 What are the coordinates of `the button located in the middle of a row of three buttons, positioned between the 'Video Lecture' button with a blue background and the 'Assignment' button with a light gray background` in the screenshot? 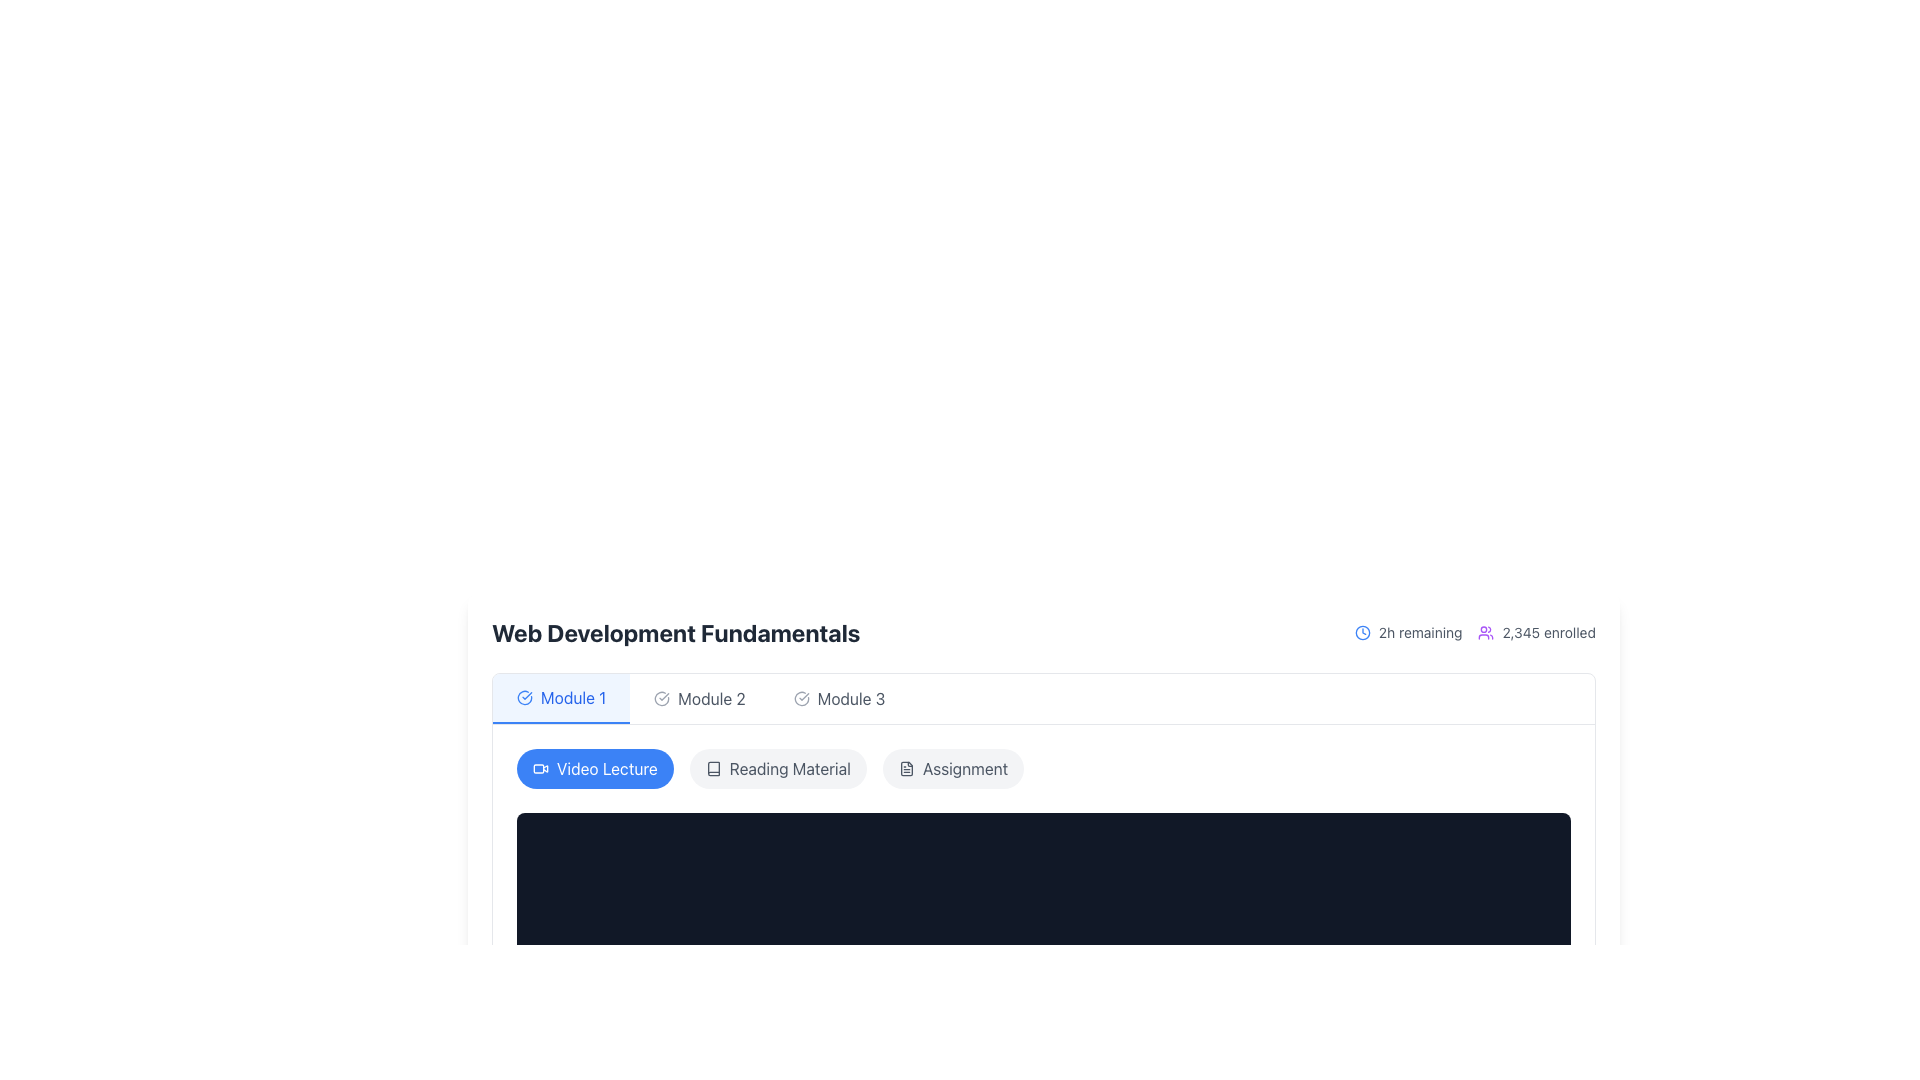 It's located at (777, 767).